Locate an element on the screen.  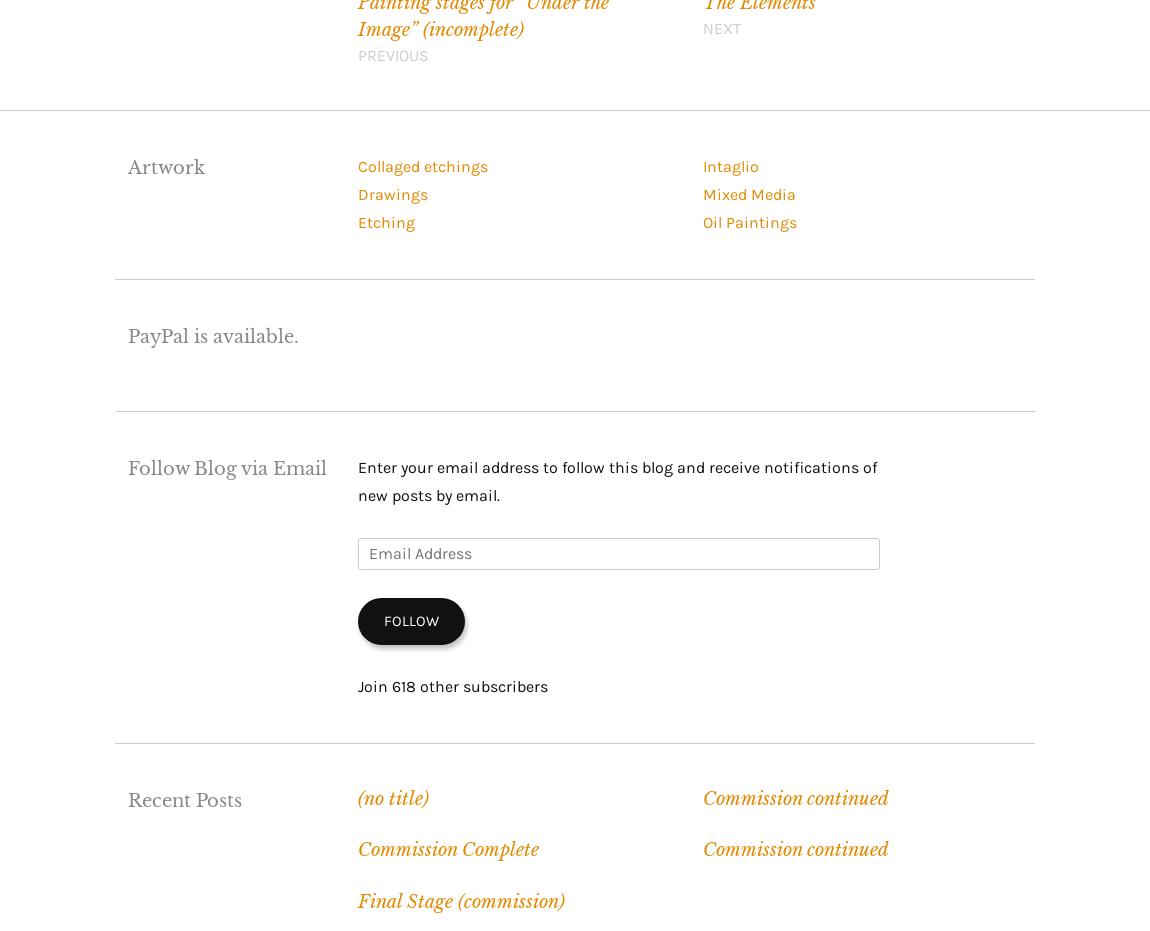
'Previous' is located at coordinates (392, 53).